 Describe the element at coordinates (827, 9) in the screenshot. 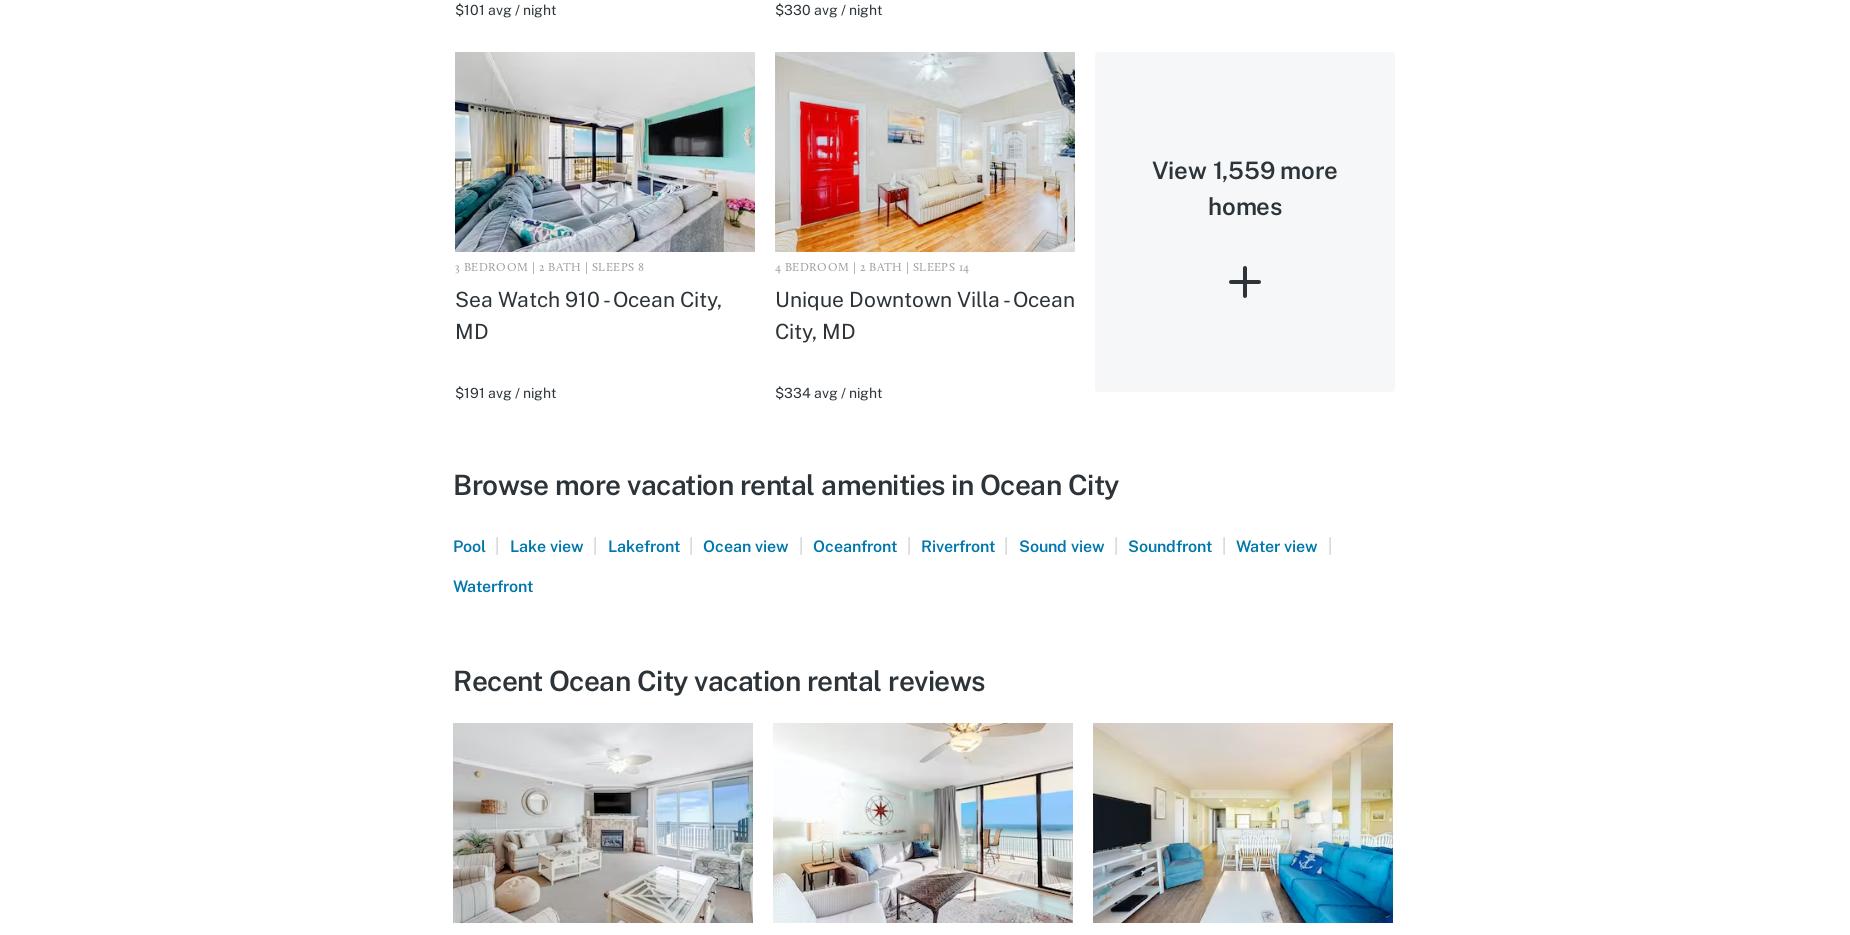

I see `'$330 avg / night'` at that location.